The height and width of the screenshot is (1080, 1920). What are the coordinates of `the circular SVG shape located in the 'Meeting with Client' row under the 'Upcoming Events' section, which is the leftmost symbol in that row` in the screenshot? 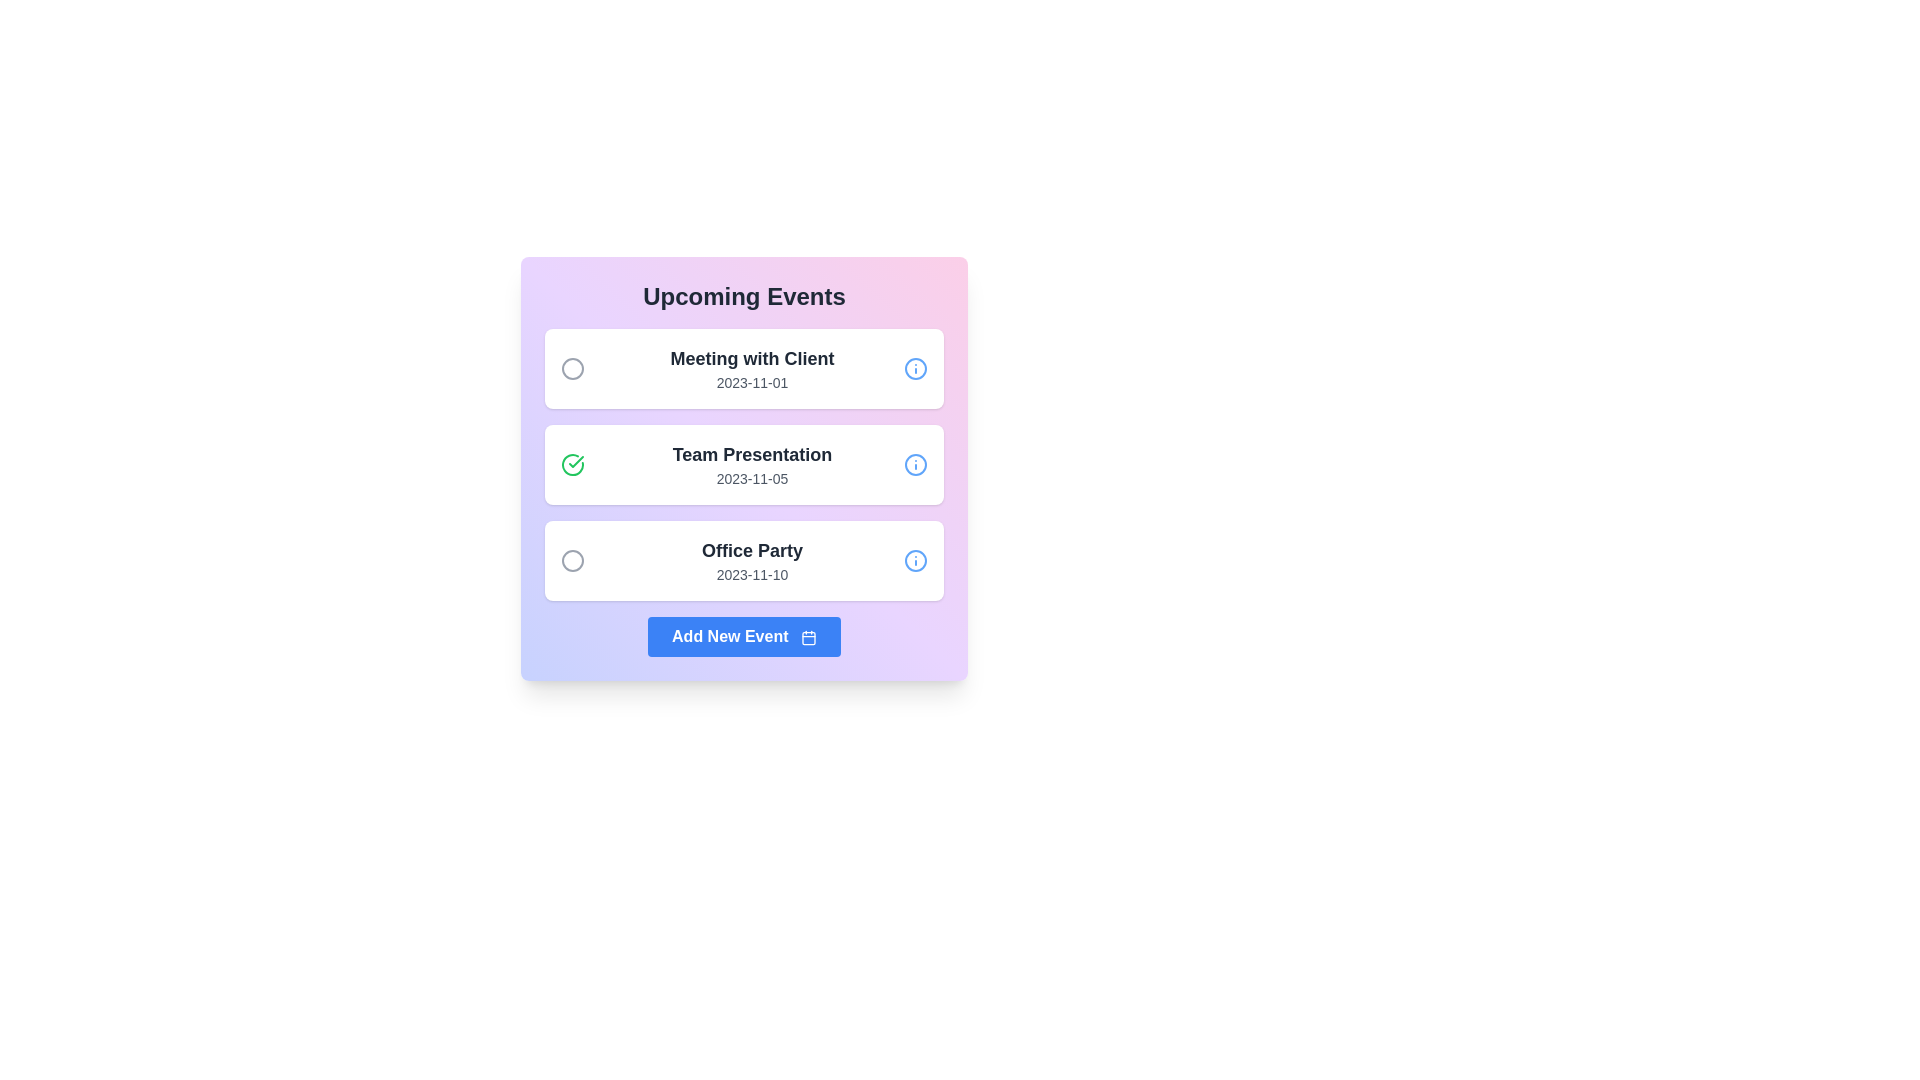 It's located at (571, 369).